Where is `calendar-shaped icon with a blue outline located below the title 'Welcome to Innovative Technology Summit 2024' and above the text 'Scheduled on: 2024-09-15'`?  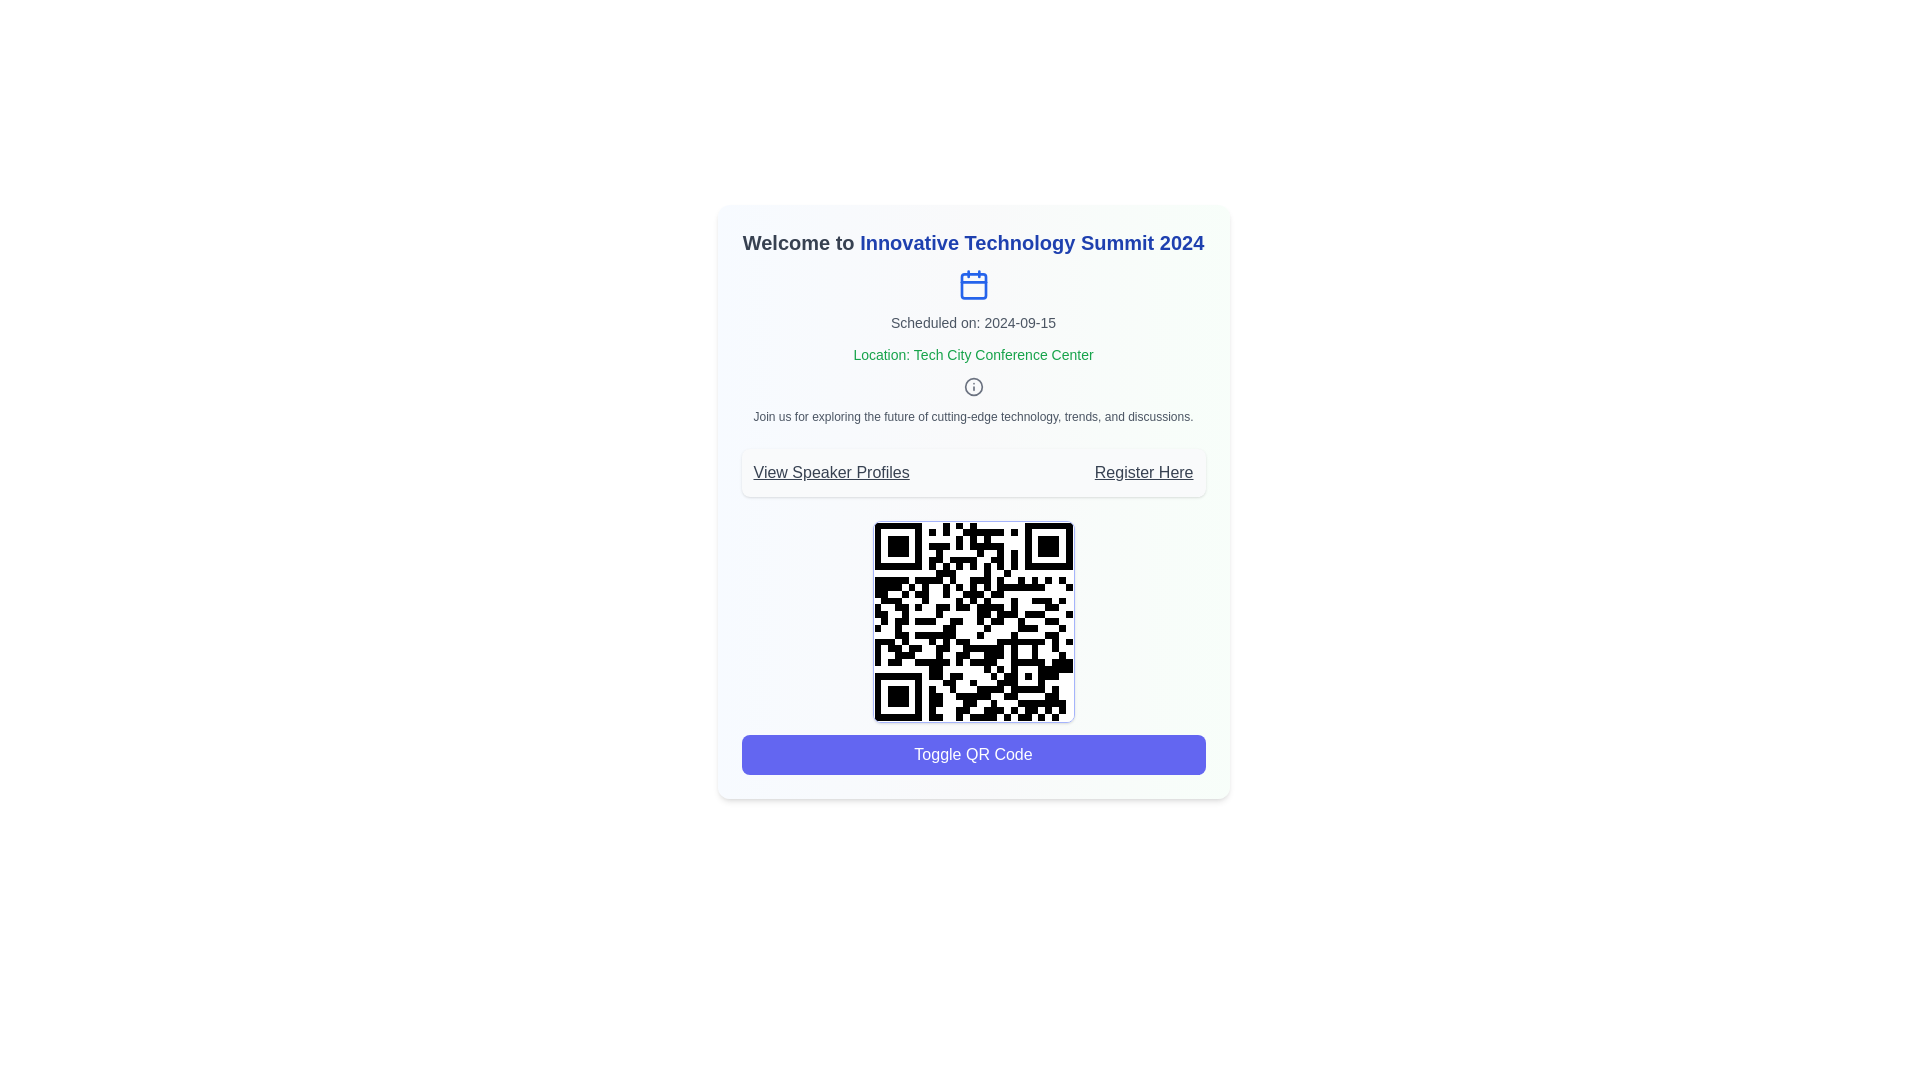
calendar-shaped icon with a blue outline located below the title 'Welcome to Innovative Technology Summit 2024' and above the text 'Scheduled on: 2024-09-15' is located at coordinates (973, 285).